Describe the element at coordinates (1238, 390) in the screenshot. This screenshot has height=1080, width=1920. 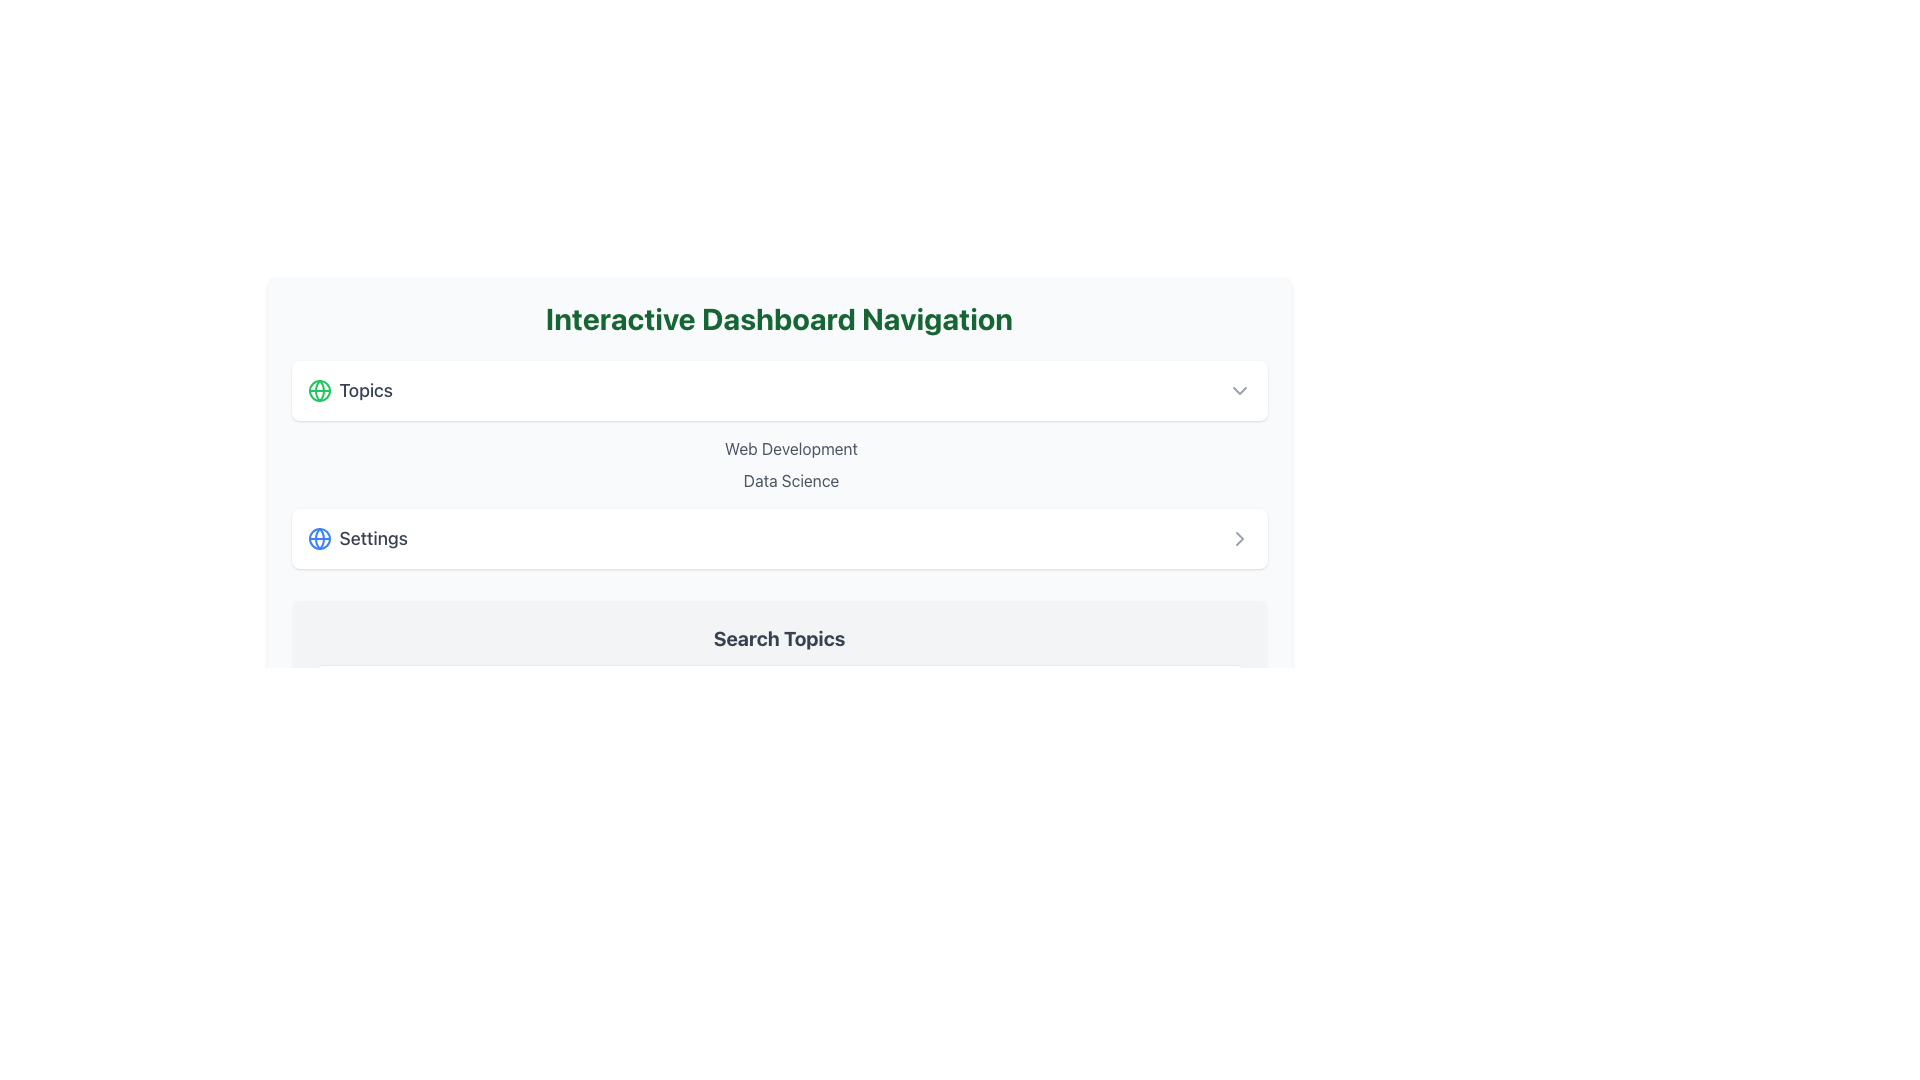
I see `the chevron icon on the far-right side of the 'Topics' row` at that location.